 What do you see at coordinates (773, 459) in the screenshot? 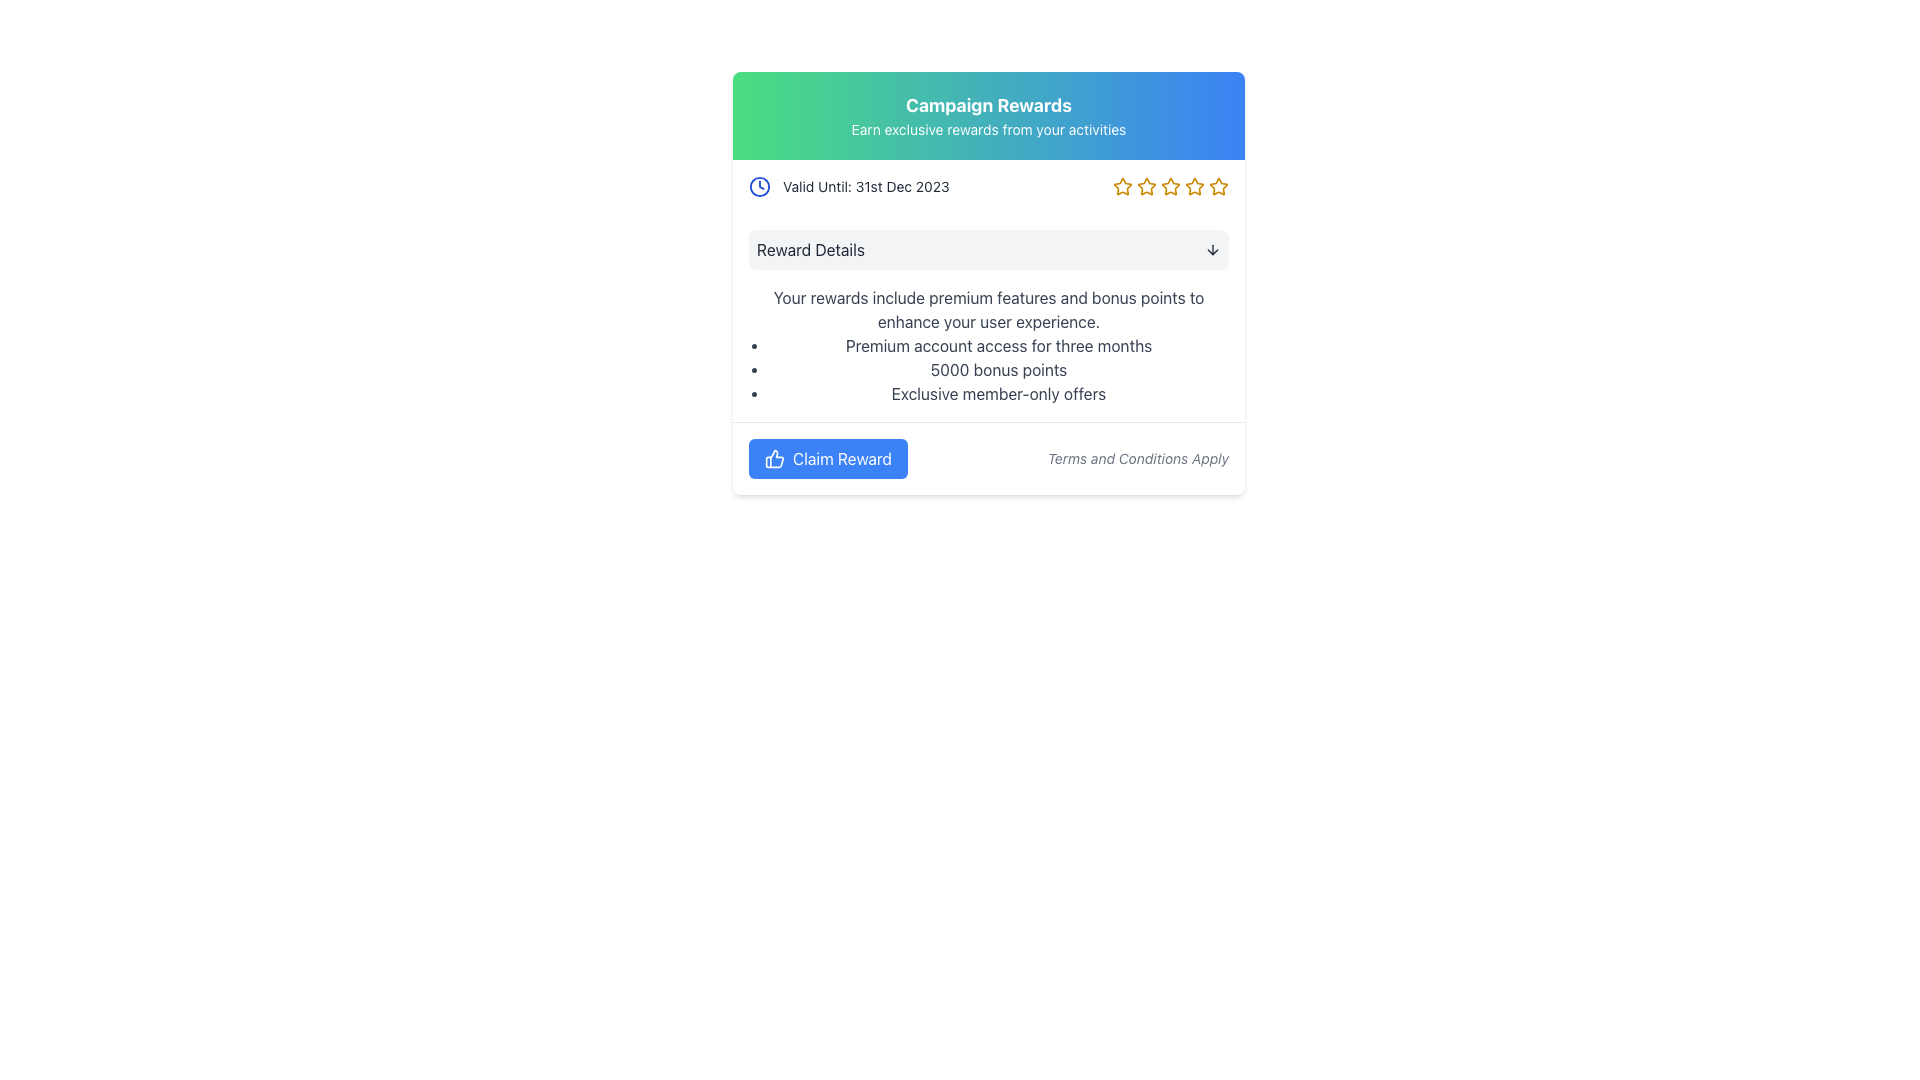
I see `the thumbs-up icon within the blue 'Claim Reward' button located at the bottom of the content card` at bounding box center [773, 459].